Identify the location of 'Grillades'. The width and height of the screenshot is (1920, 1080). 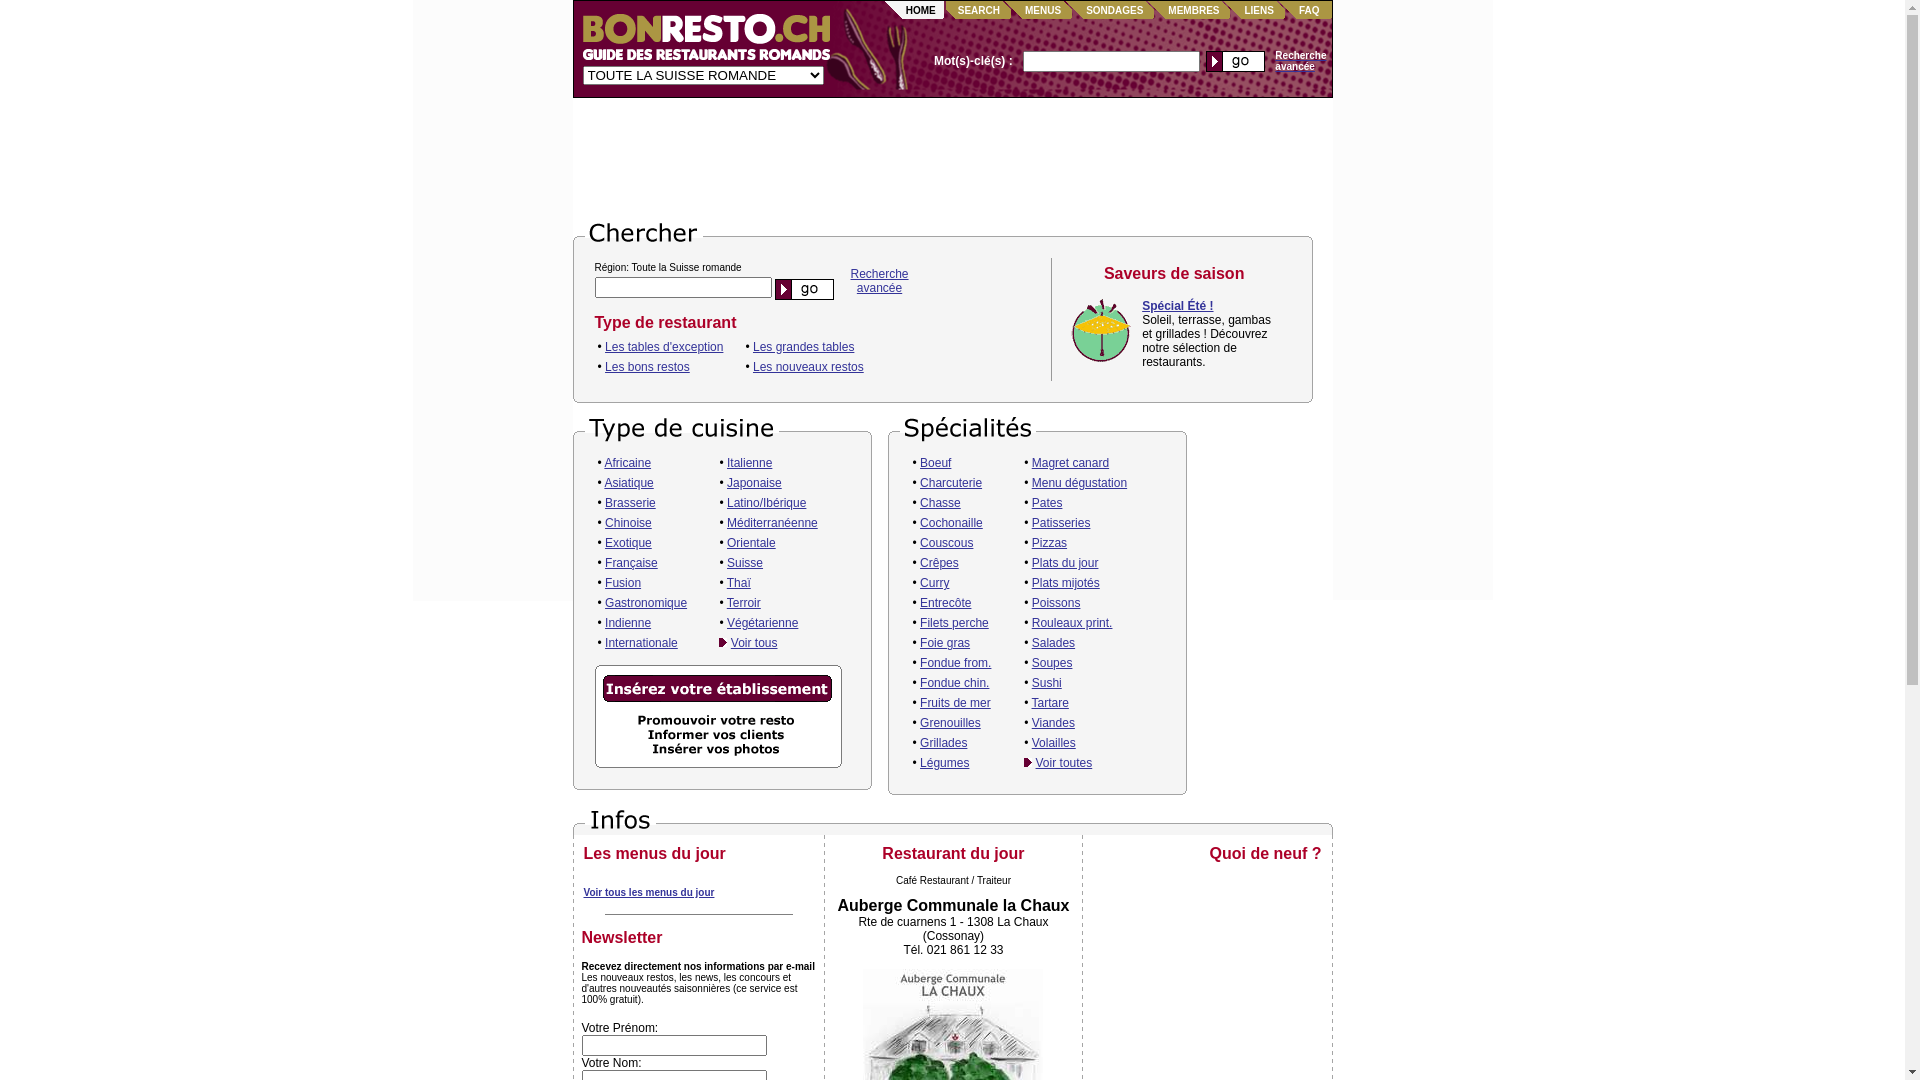
(942, 743).